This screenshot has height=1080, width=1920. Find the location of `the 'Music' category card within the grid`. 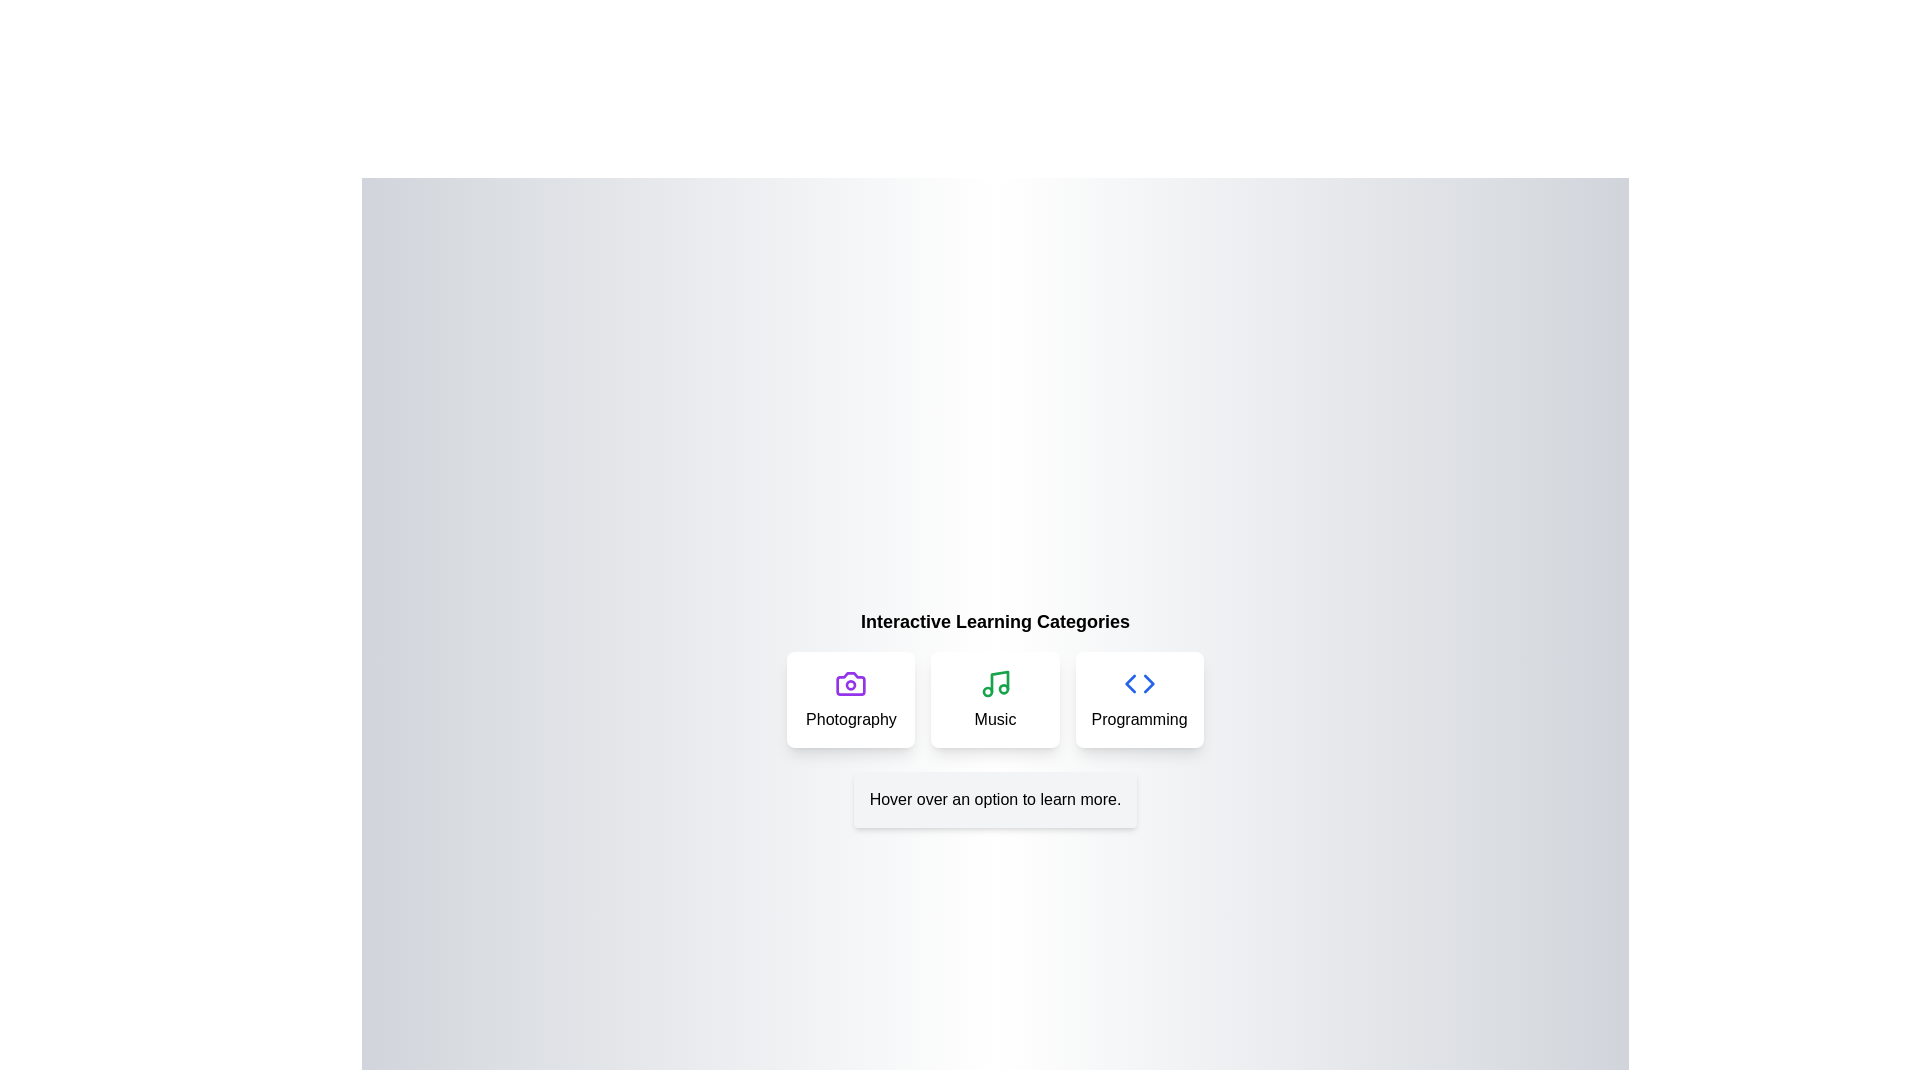

the 'Music' category card within the grid is located at coordinates (995, 698).